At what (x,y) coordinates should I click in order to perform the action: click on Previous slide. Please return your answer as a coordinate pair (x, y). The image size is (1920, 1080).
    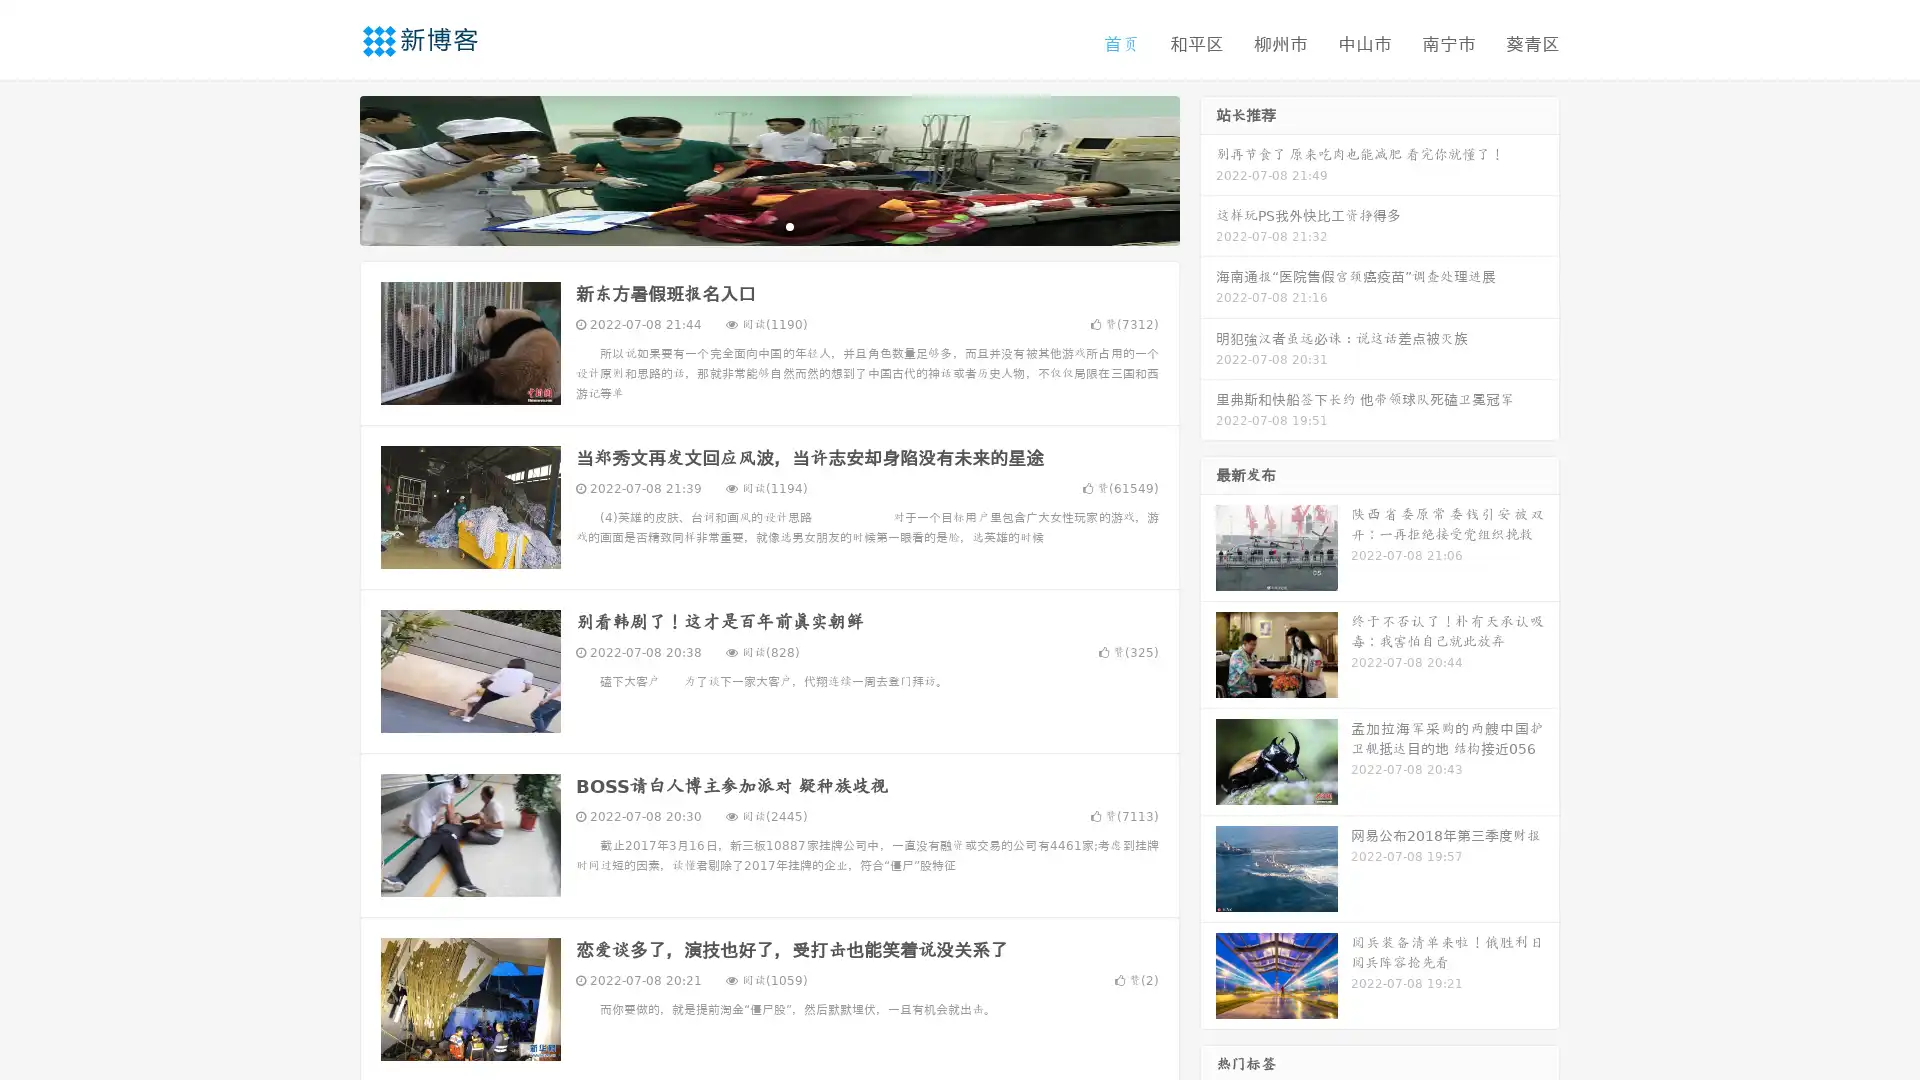
    Looking at the image, I should click on (330, 168).